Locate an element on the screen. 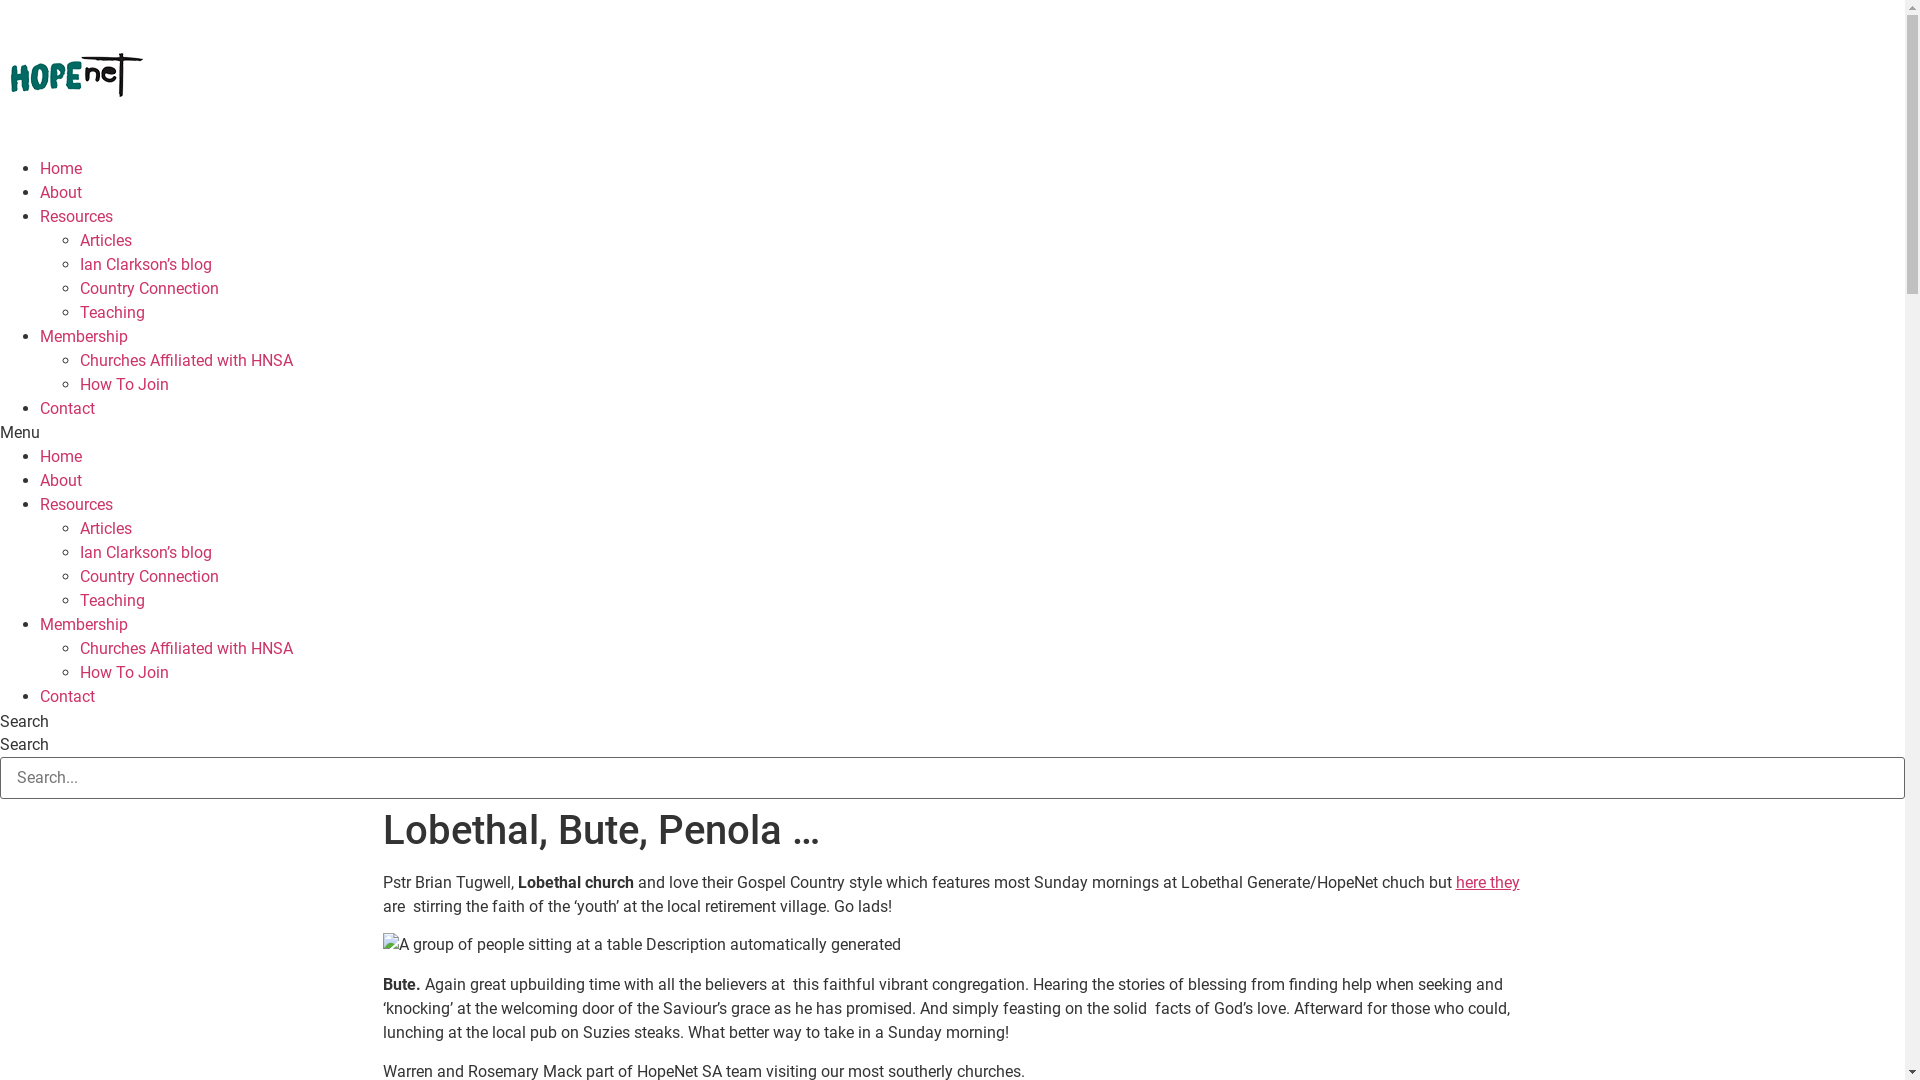  'Churches Affiliated with HNSA' is located at coordinates (186, 360).